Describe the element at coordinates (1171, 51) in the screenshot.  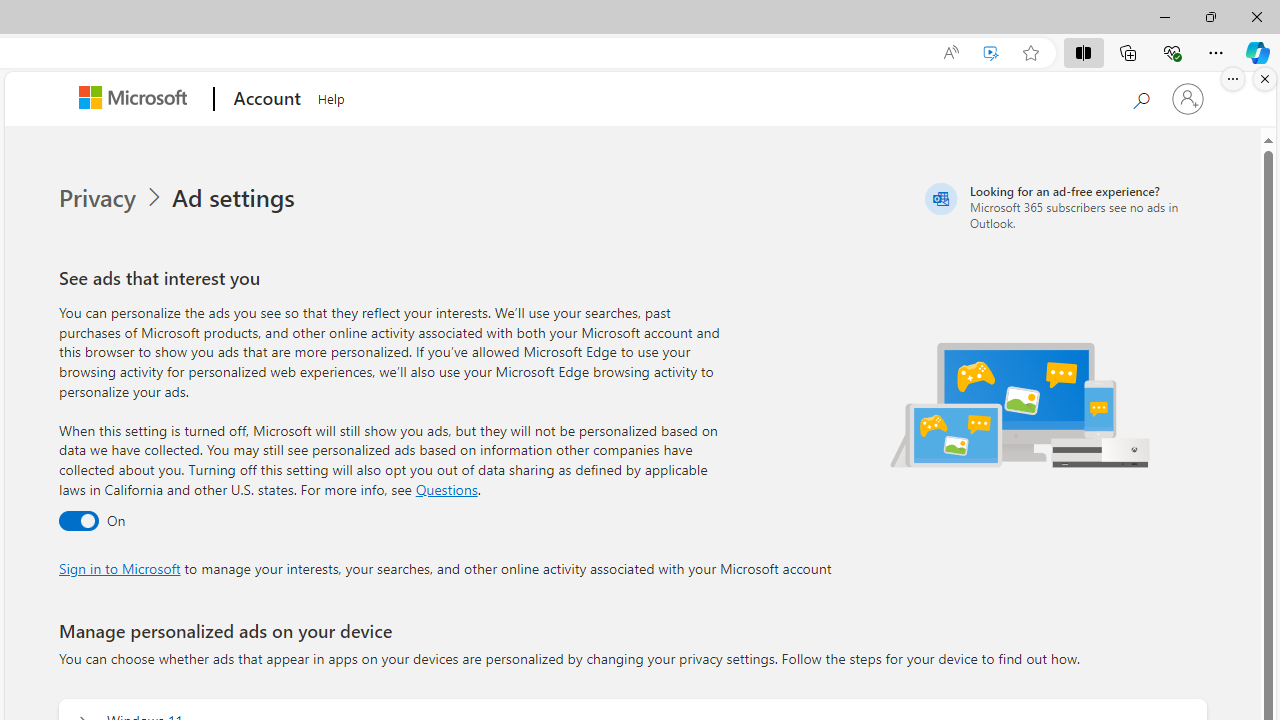
I see `'Browser essentials'` at that location.